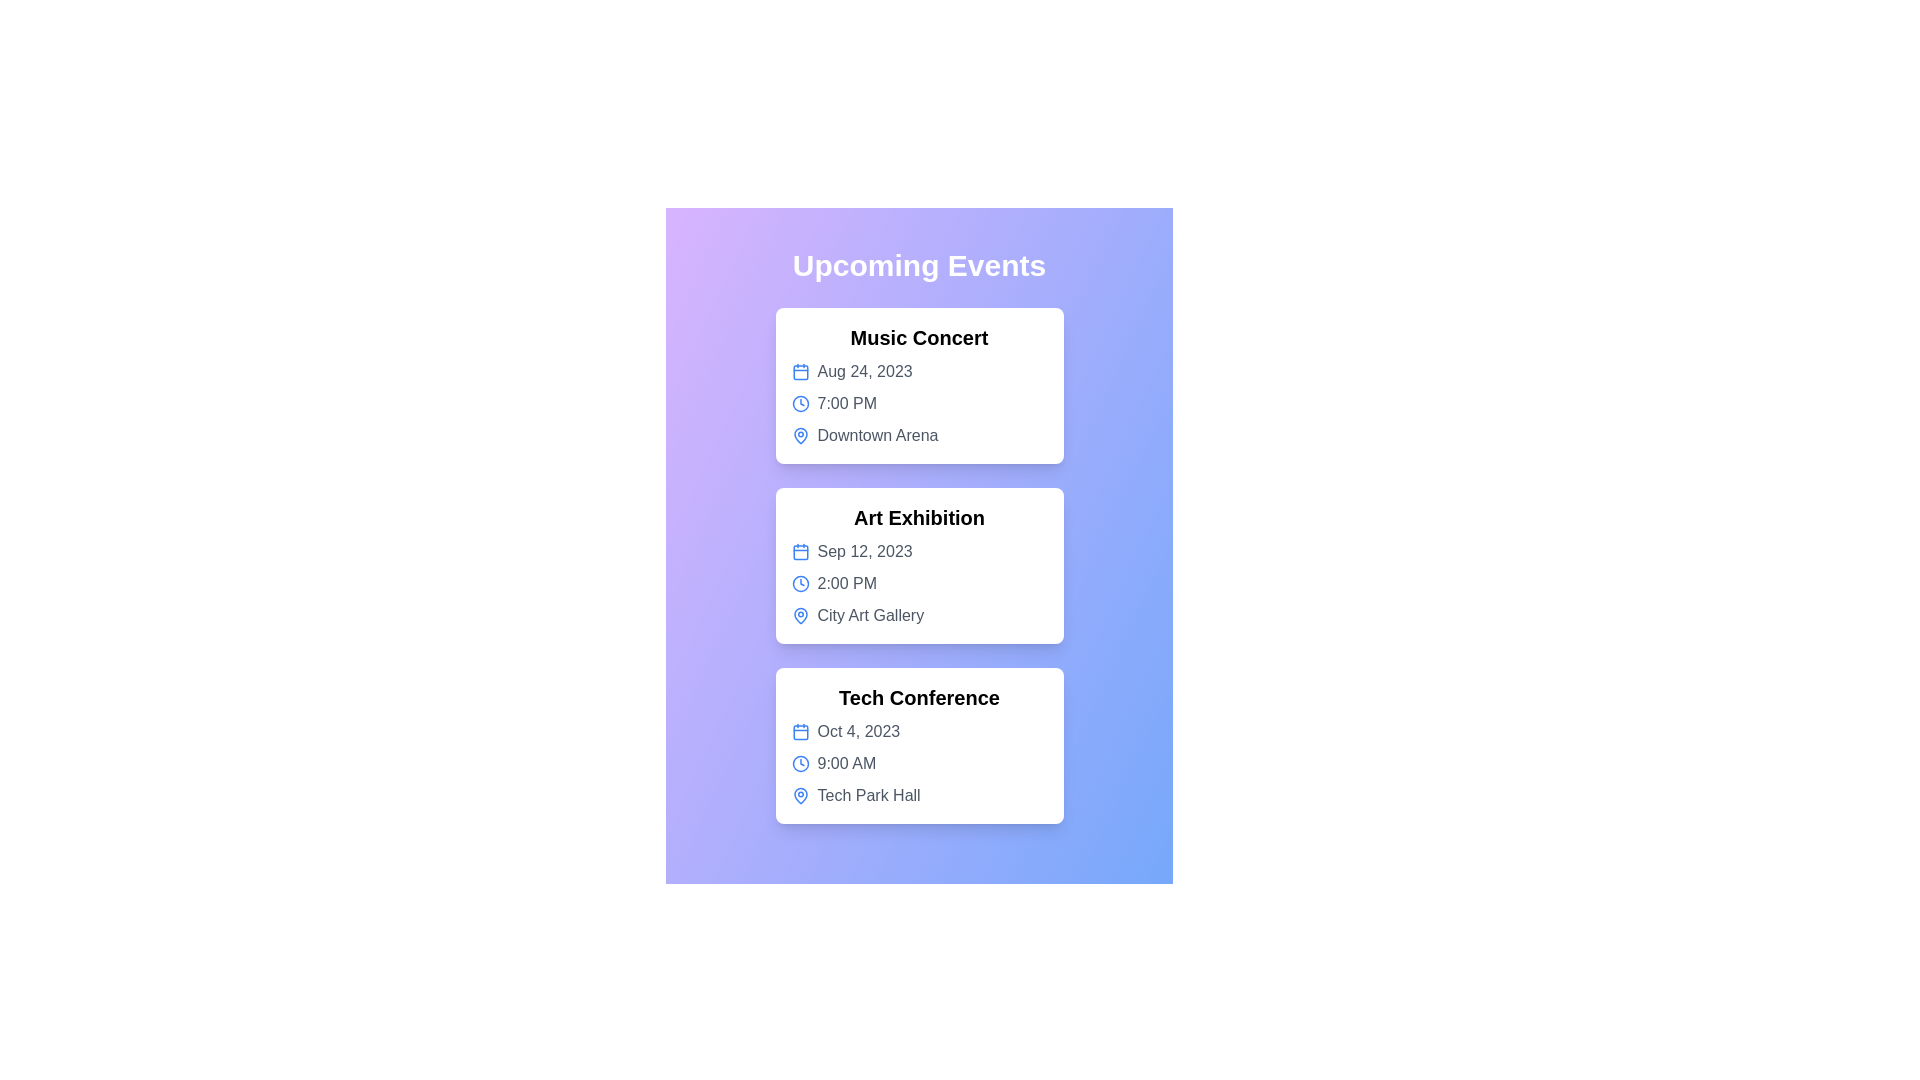  What do you see at coordinates (918, 337) in the screenshot?
I see `the Text label that serves as the title of the event, which is positioned at the top of a card-like UI component and is visually distinct as the headline of the card` at bounding box center [918, 337].